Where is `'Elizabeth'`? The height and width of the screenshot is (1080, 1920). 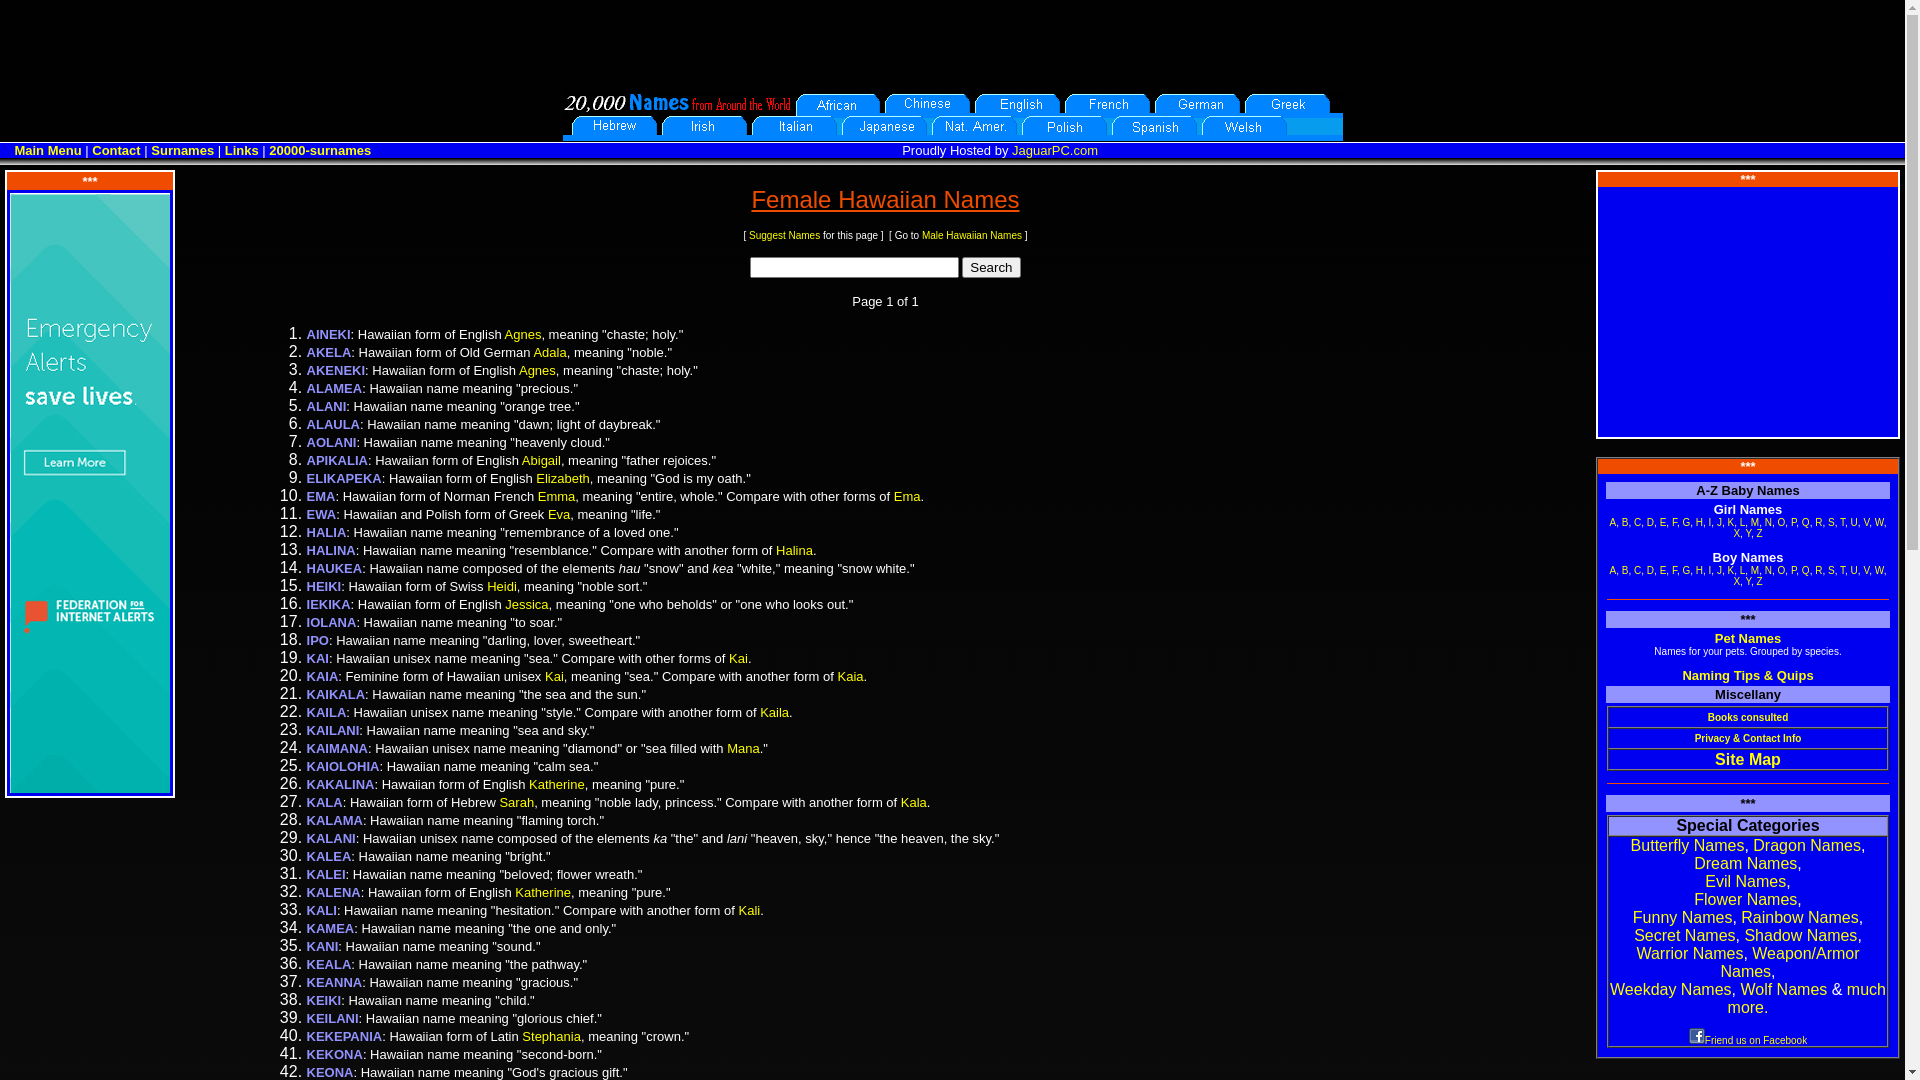 'Elizabeth' is located at coordinates (536, 478).